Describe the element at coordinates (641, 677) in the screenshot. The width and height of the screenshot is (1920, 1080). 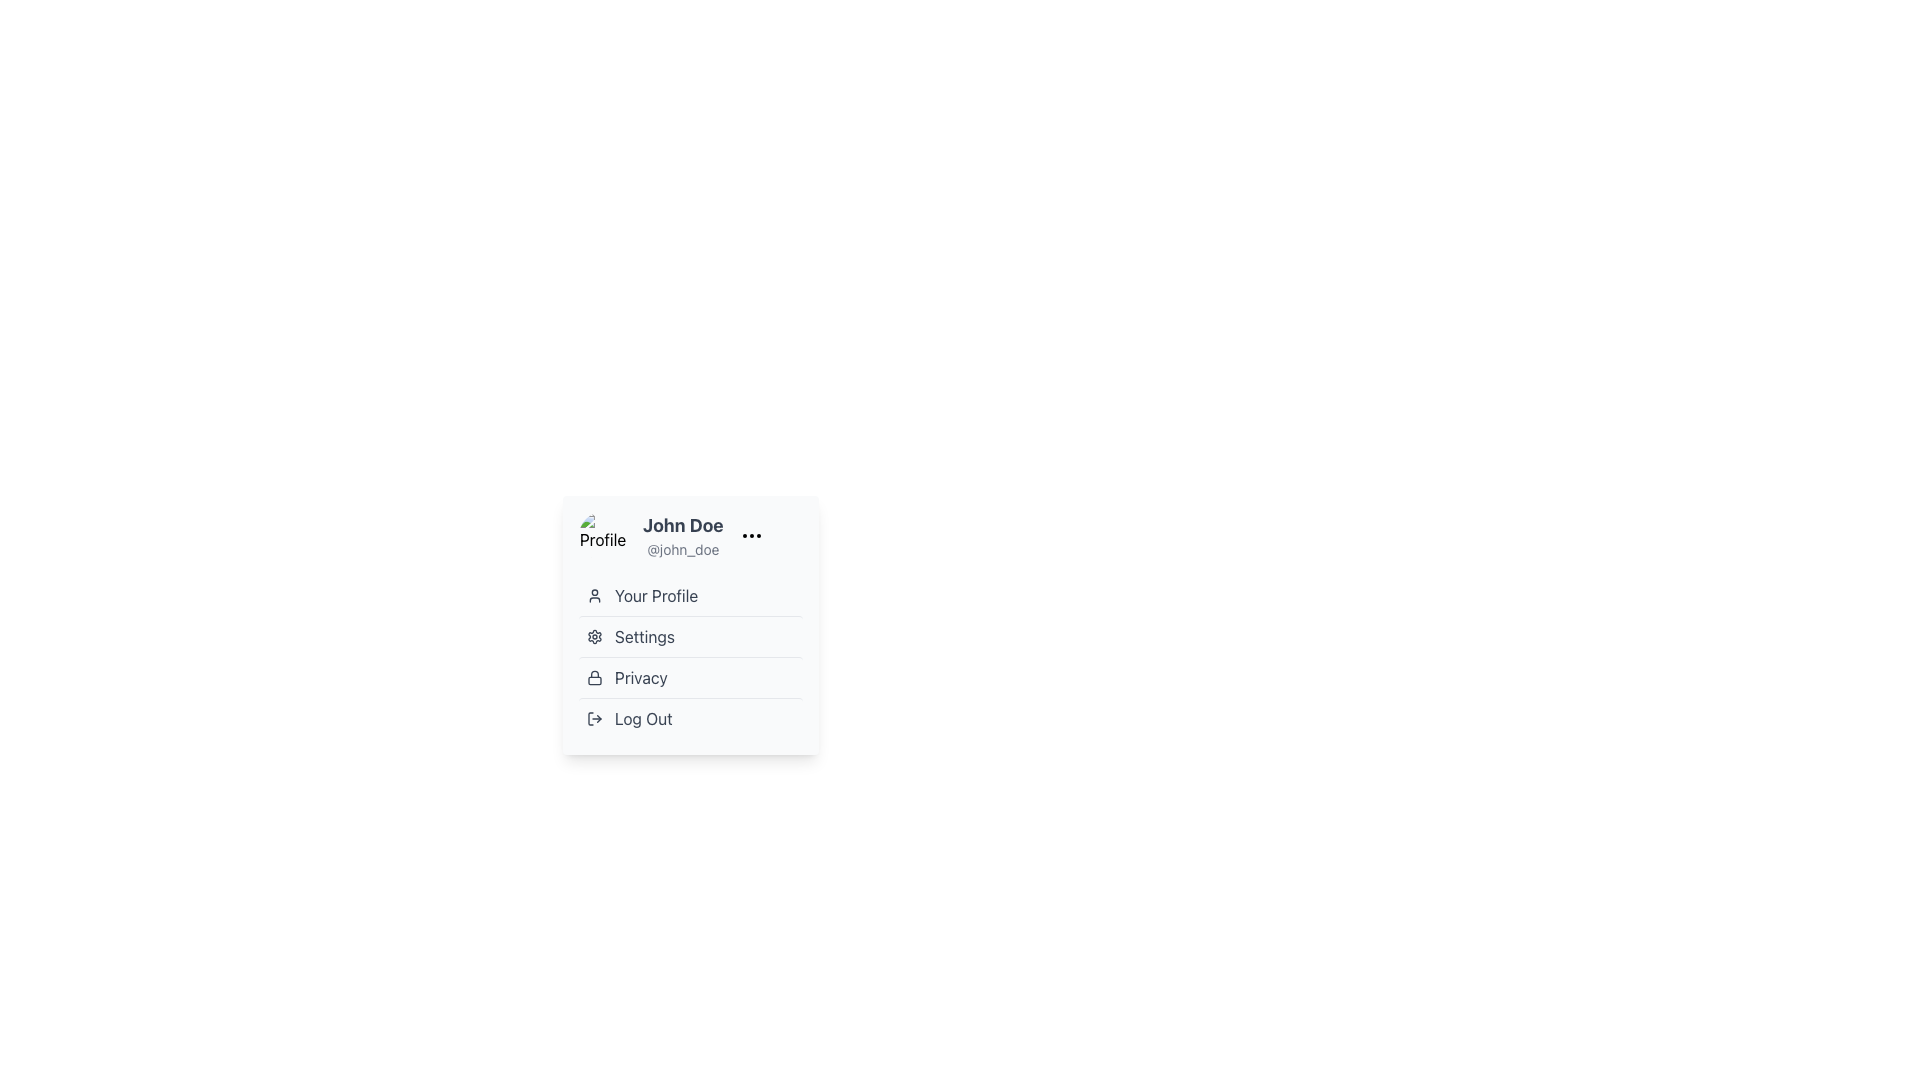
I see `the 'Privacy' text label, which is the third item in a vertical list of a dropdown menu, positioned below 'Settings' and above 'Log Out'` at that location.